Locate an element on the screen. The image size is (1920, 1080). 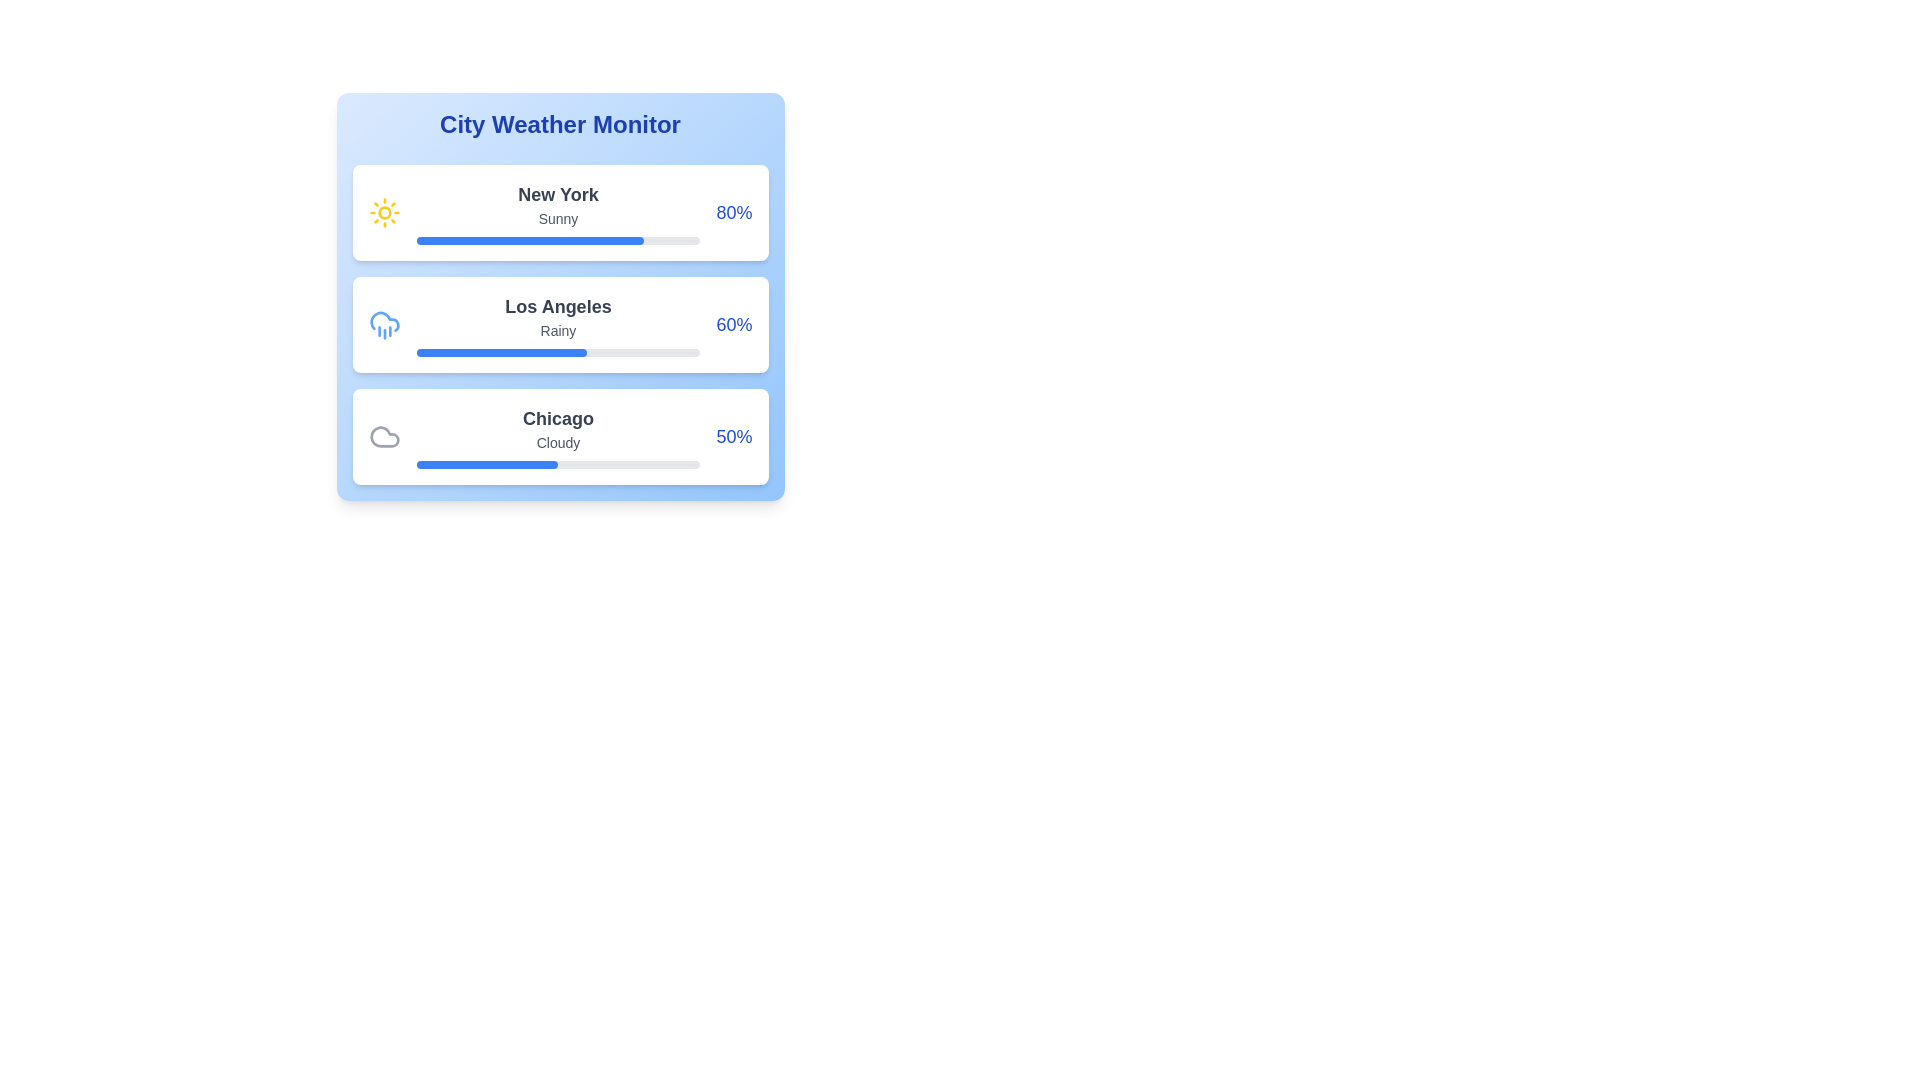
heading element at the top of the weather monitoring card to understand the context of the page is located at coordinates (560, 124).